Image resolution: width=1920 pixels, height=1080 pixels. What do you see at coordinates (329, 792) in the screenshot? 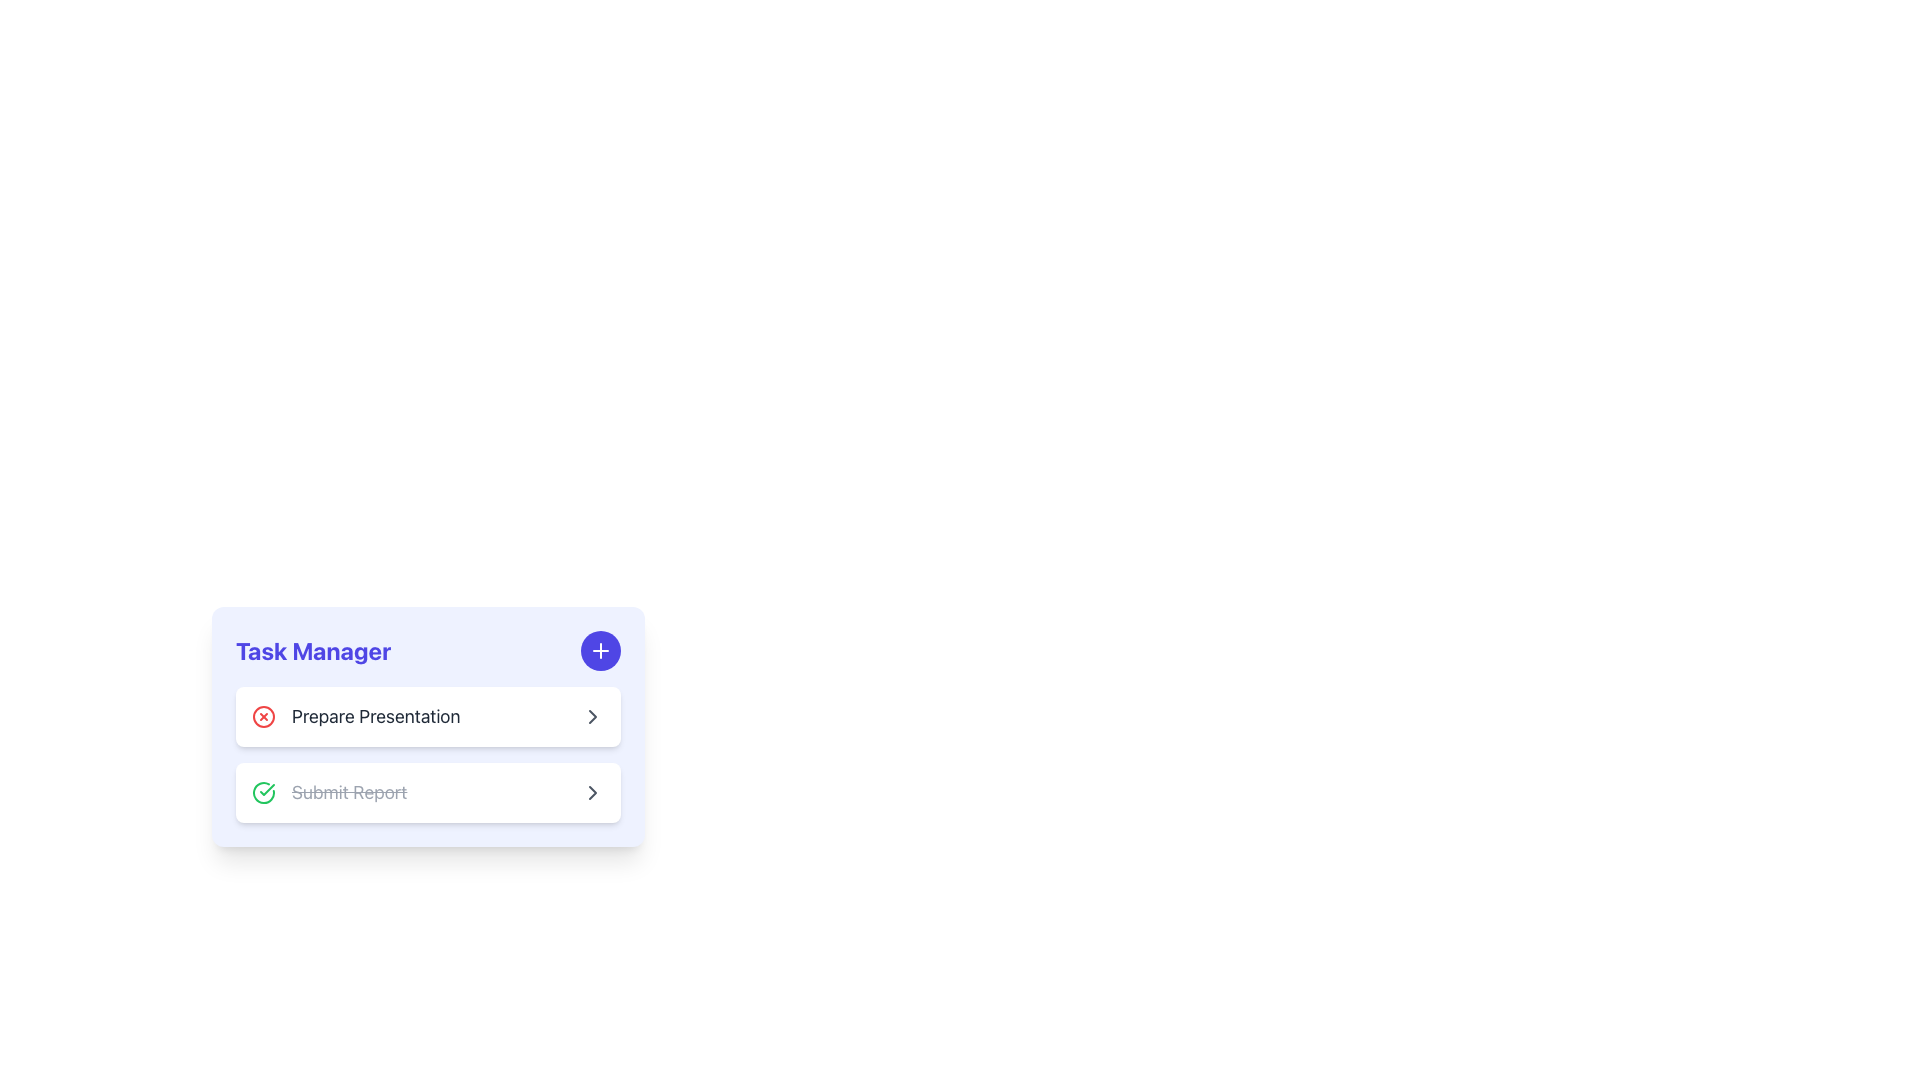
I see `the 'Submit Report' text with a strikethrough effect and a green circular checkmark icon, indicating the task is completed` at bounding box center [329, 792].